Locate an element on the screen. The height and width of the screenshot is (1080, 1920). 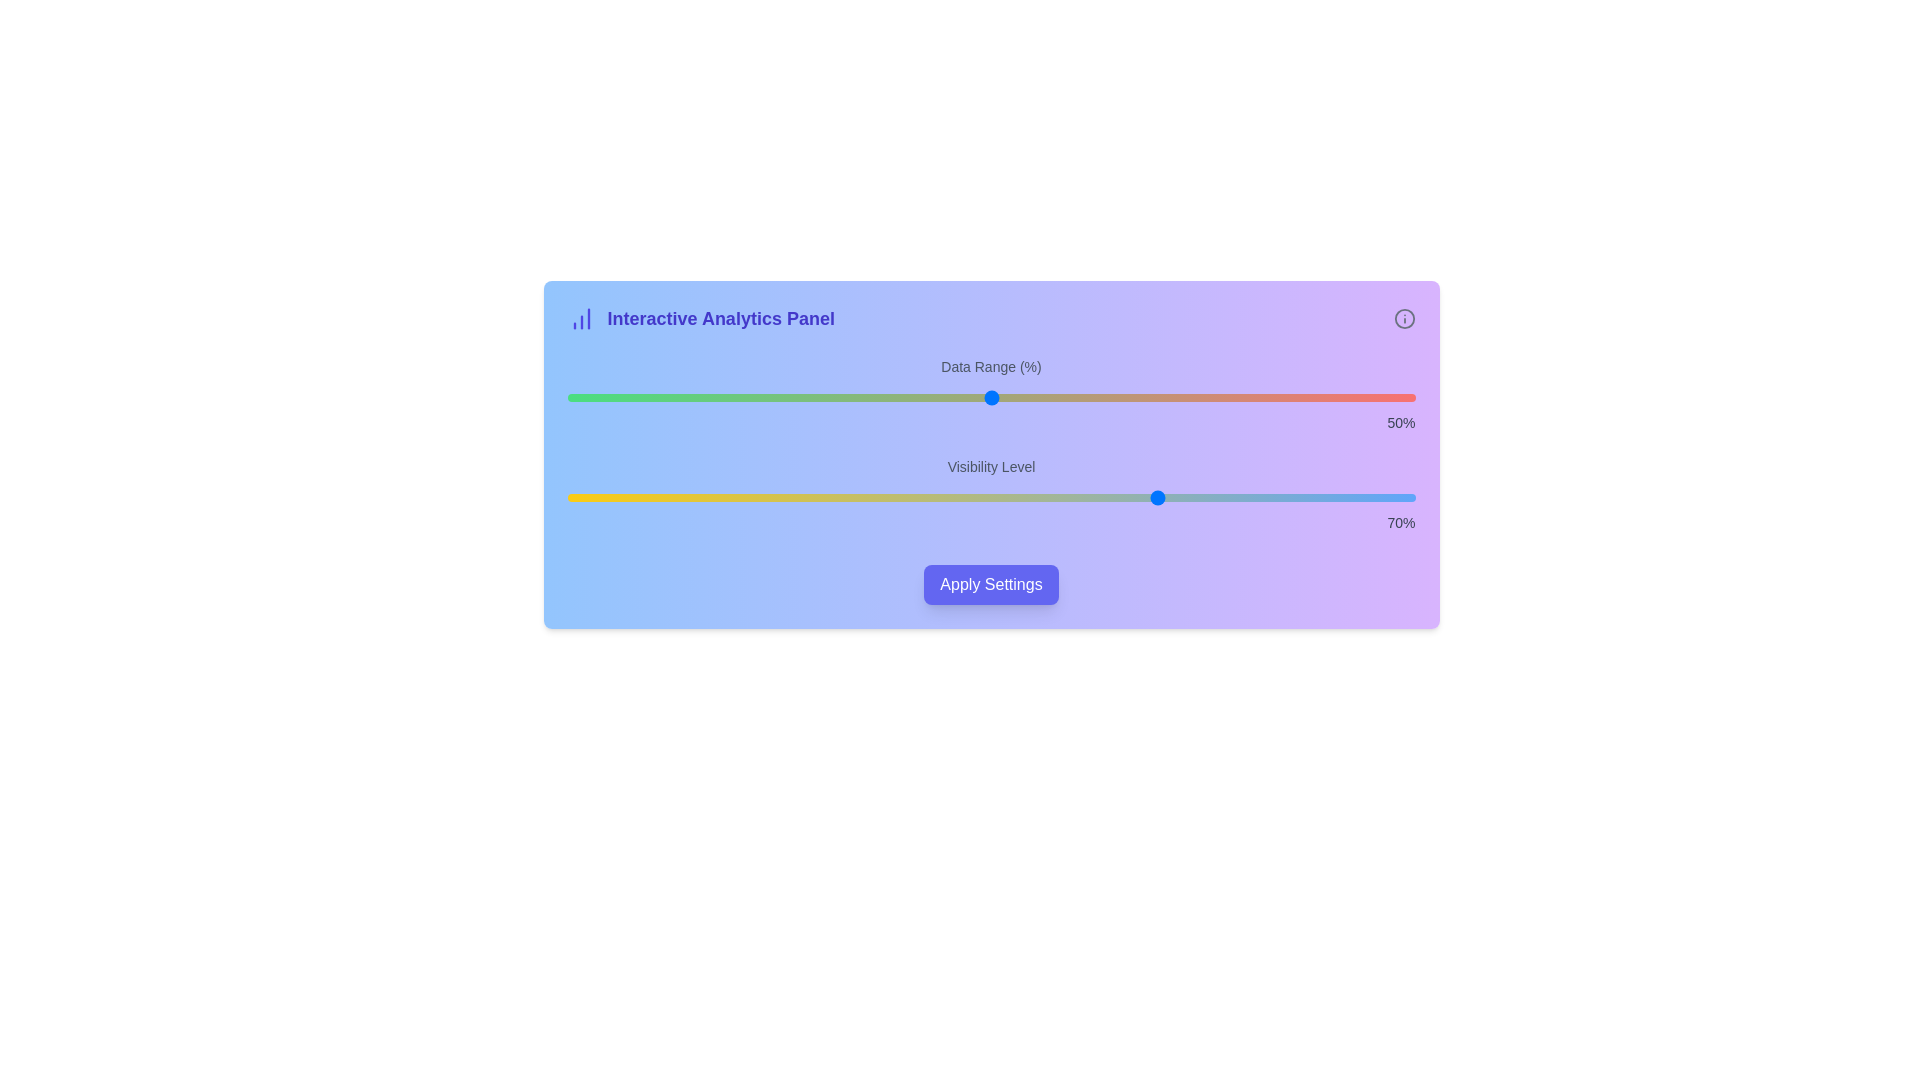
the 'Visibility Level' slider to set its value to 29% is located at coordinates (813, 496).